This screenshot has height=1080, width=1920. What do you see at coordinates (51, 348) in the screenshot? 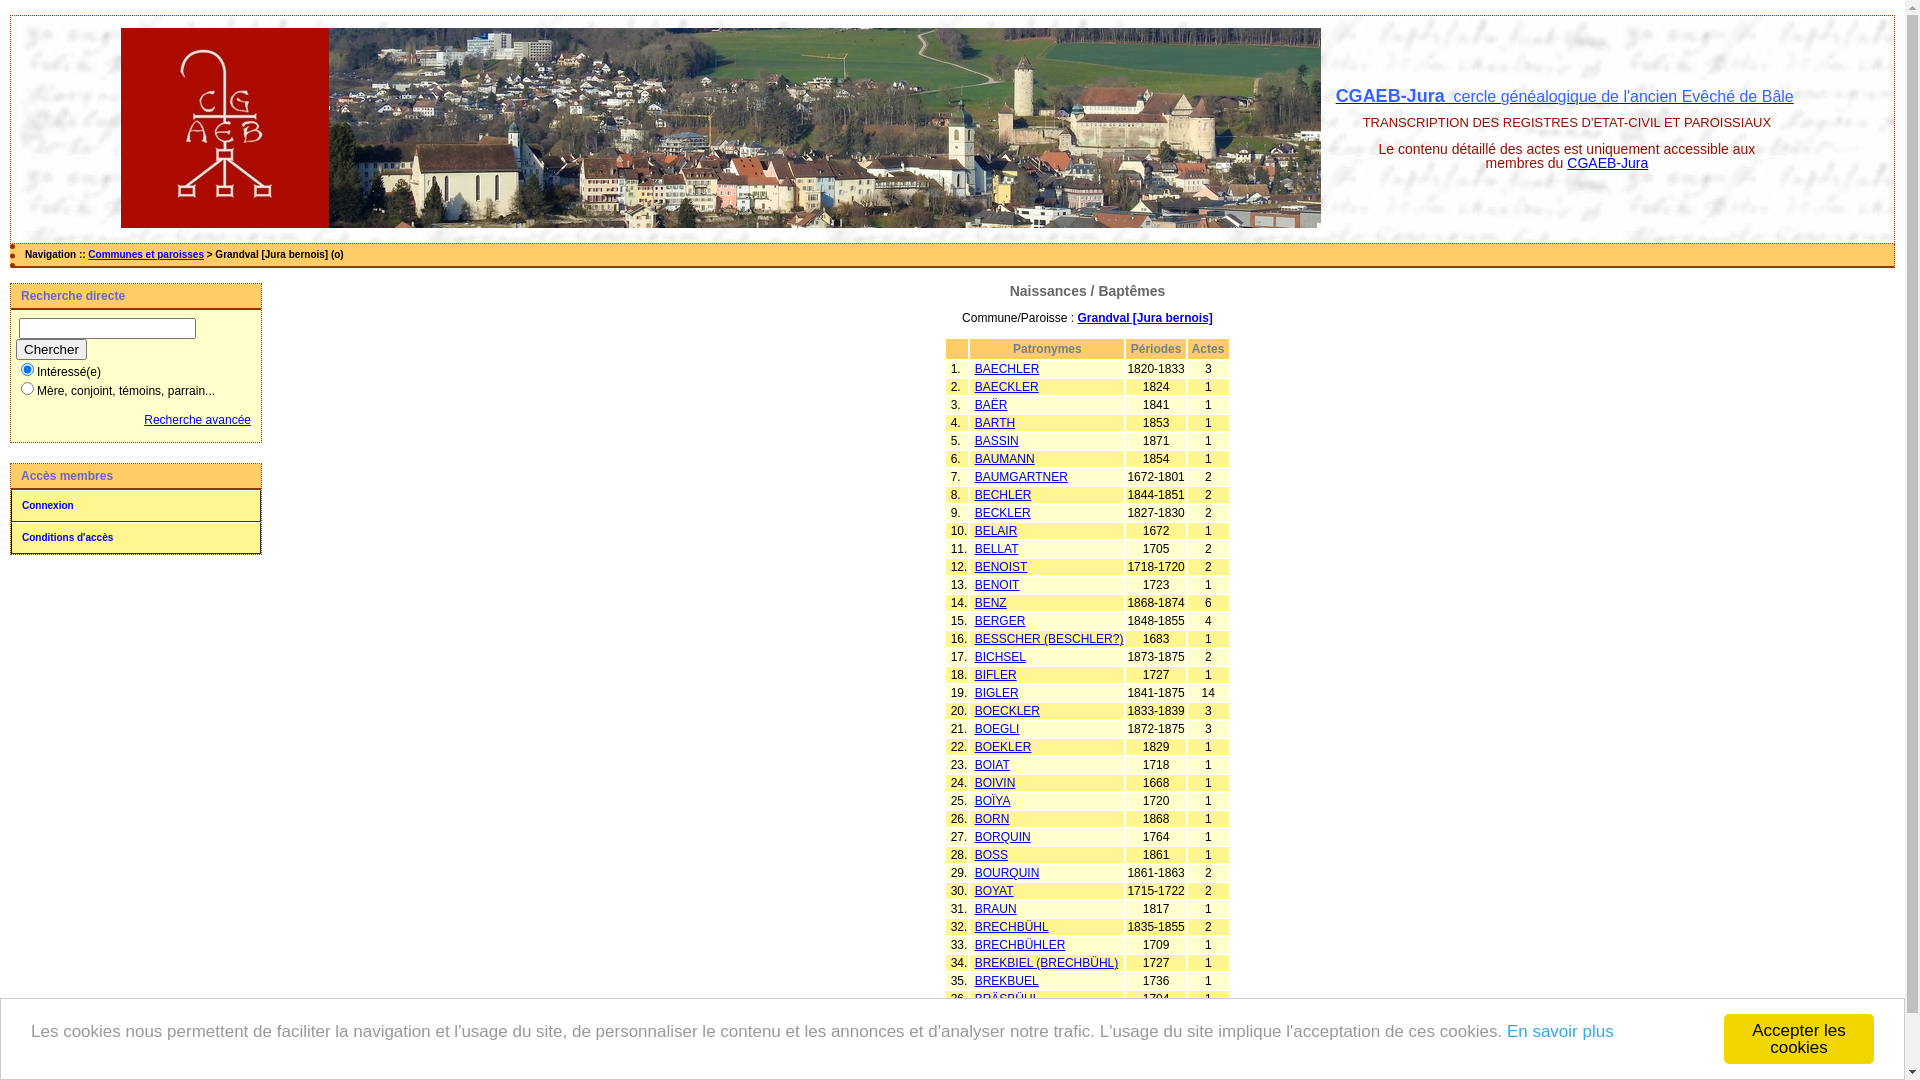
I see `'Chercher'` at bounding box center [51, 348].